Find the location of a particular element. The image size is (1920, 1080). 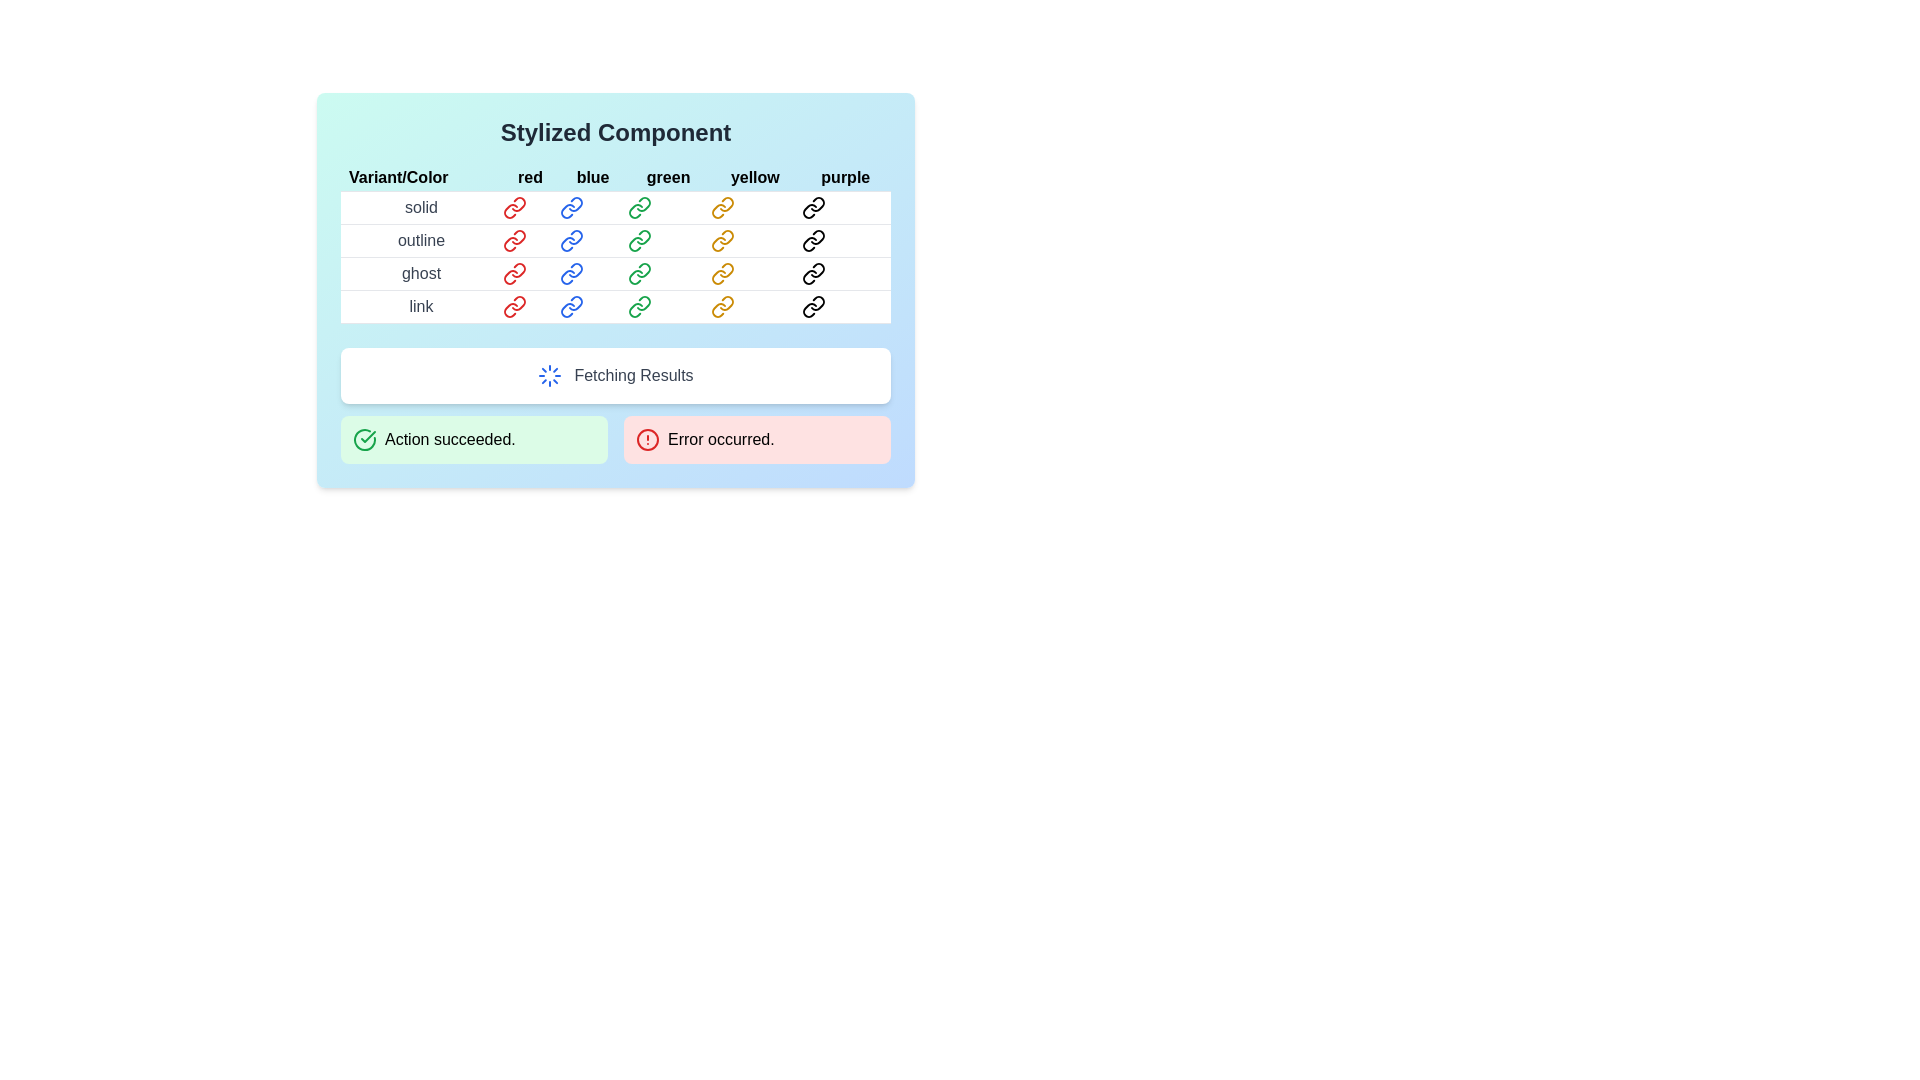

the green link icon button with a chain motif located in the 'outline' row under the 'green' column in the 'Styled Component' table is located at coordinates (640, 239).